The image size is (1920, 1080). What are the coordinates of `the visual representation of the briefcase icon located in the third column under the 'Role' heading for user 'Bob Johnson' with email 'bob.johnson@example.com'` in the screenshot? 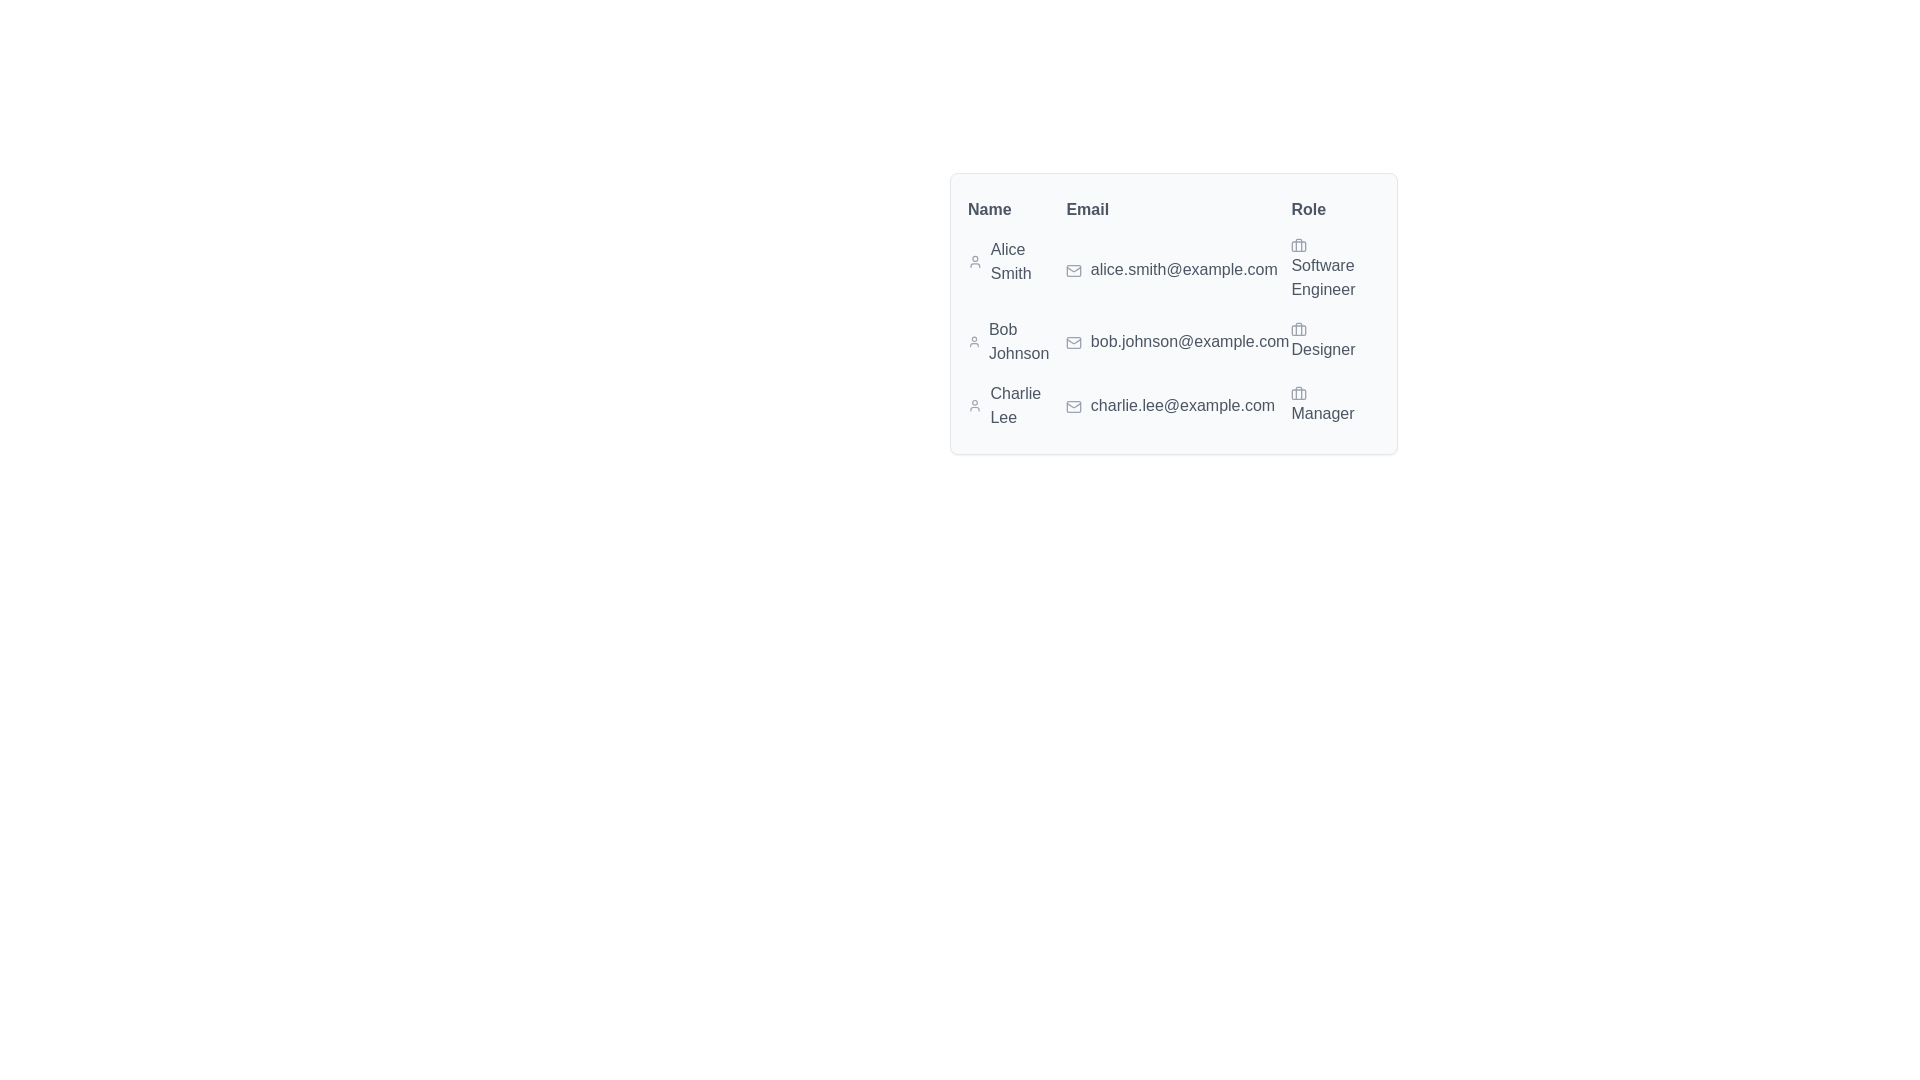 It's located at (1299, 329).